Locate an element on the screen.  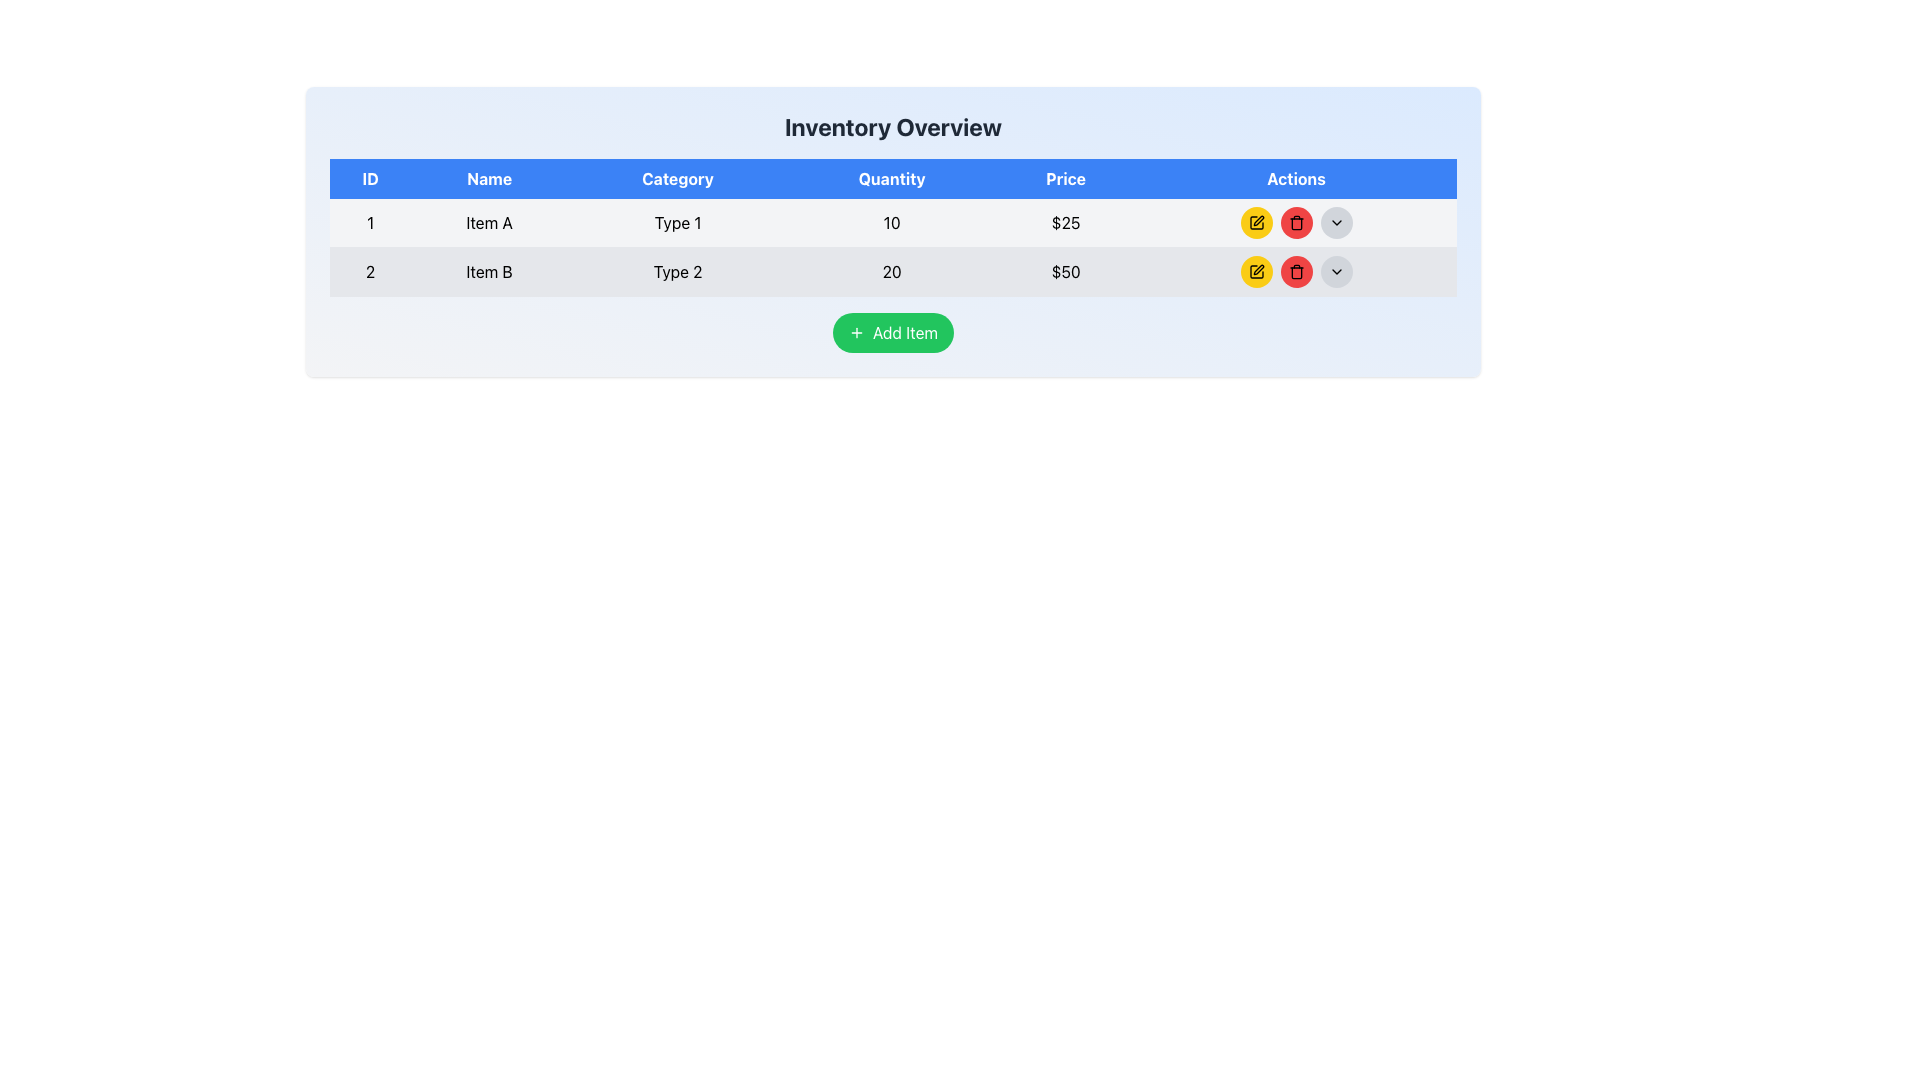
the pen icon inside the yellow circular button in the 'Actions' column of the second row of the inventory table is located at coordinates (1257, 220).